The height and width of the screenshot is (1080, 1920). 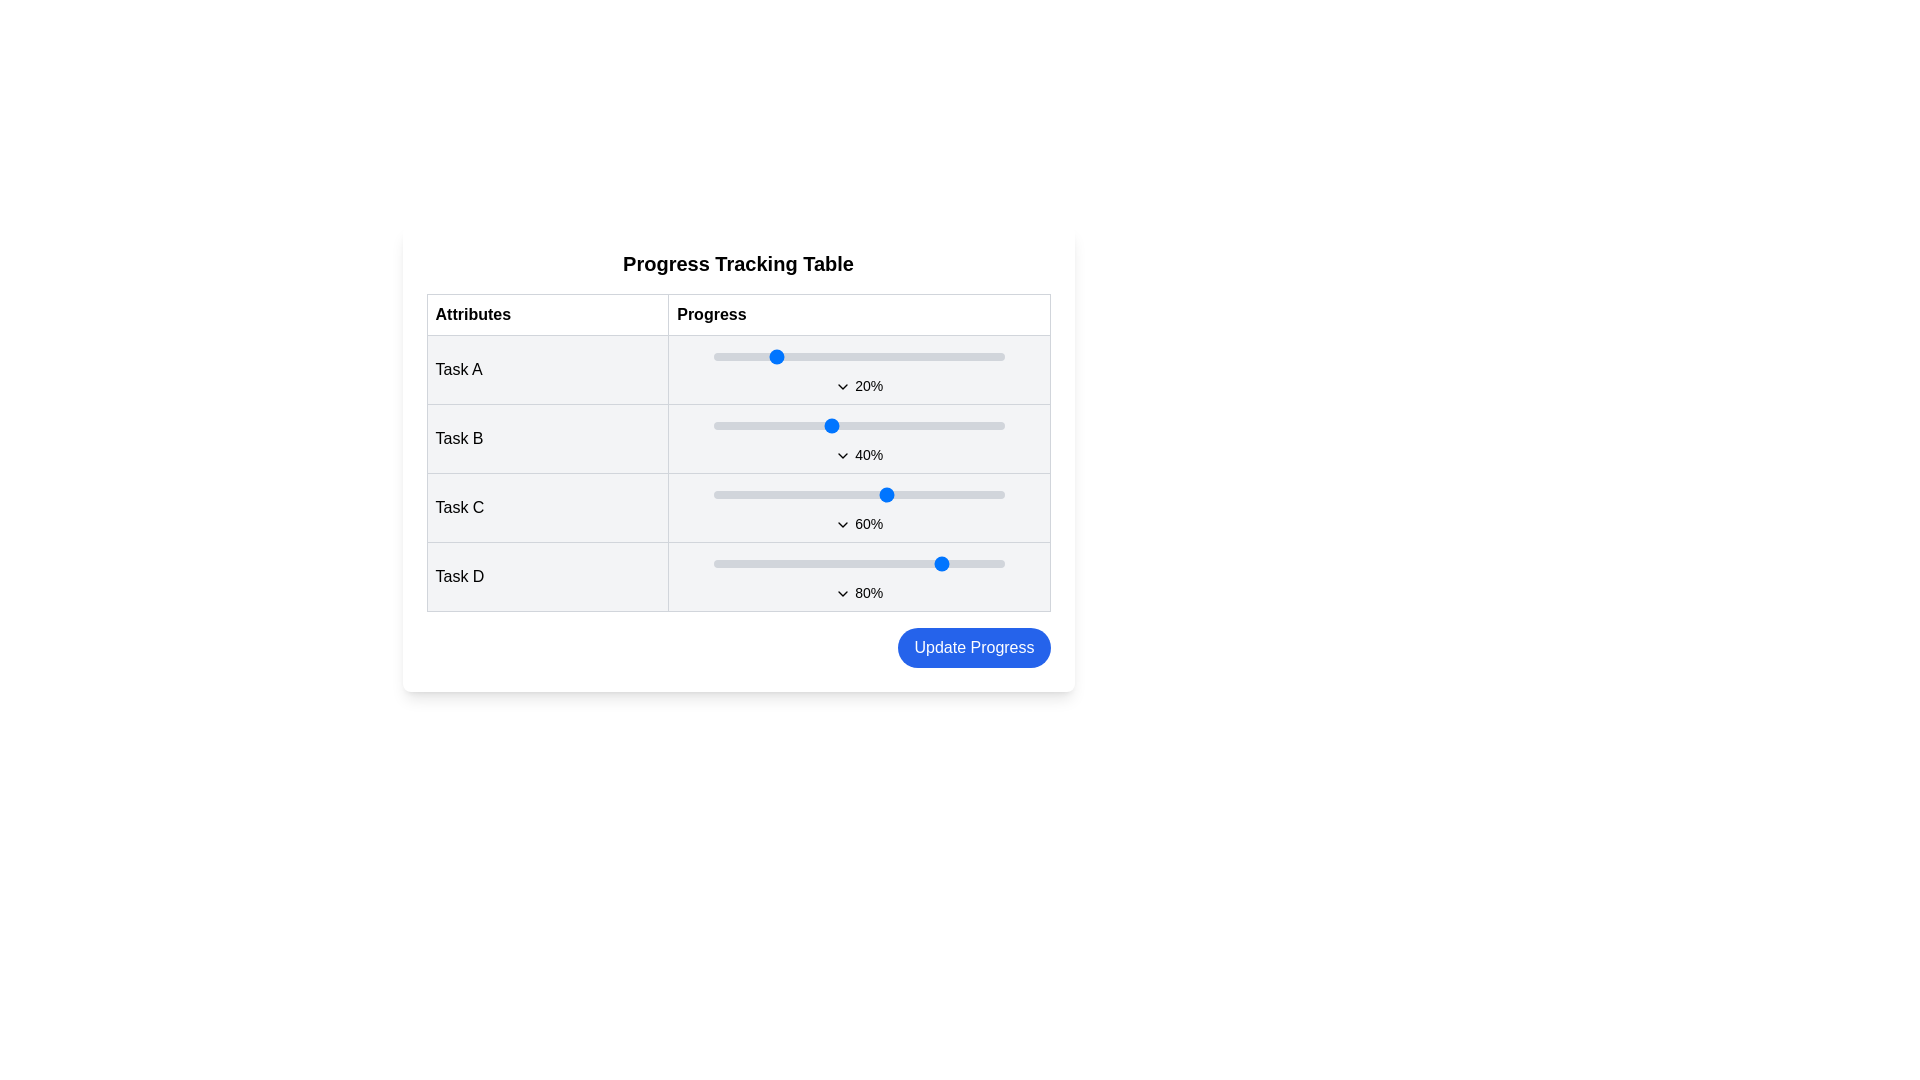 I want to click on the progress for Task C, so click(x=981, y=494).